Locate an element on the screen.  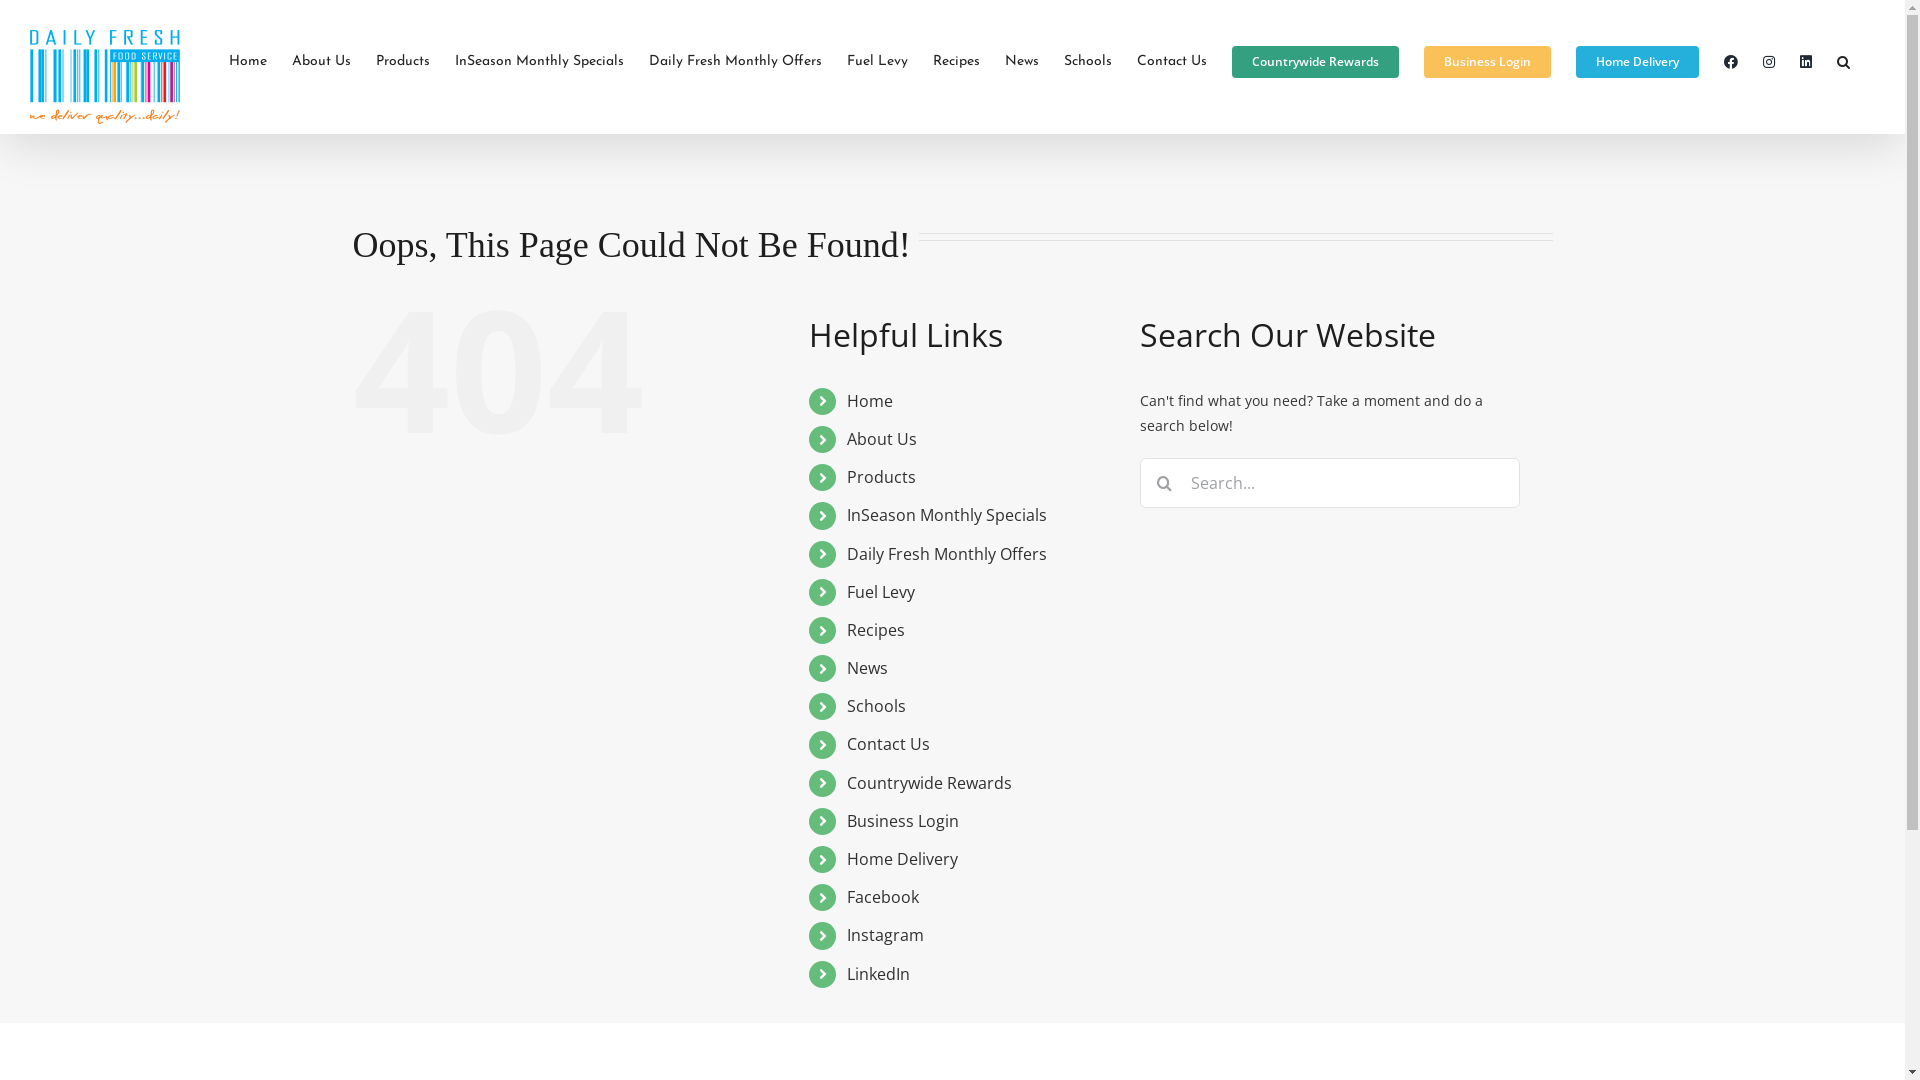
'Recipes' is located at coordinates (846, 628).